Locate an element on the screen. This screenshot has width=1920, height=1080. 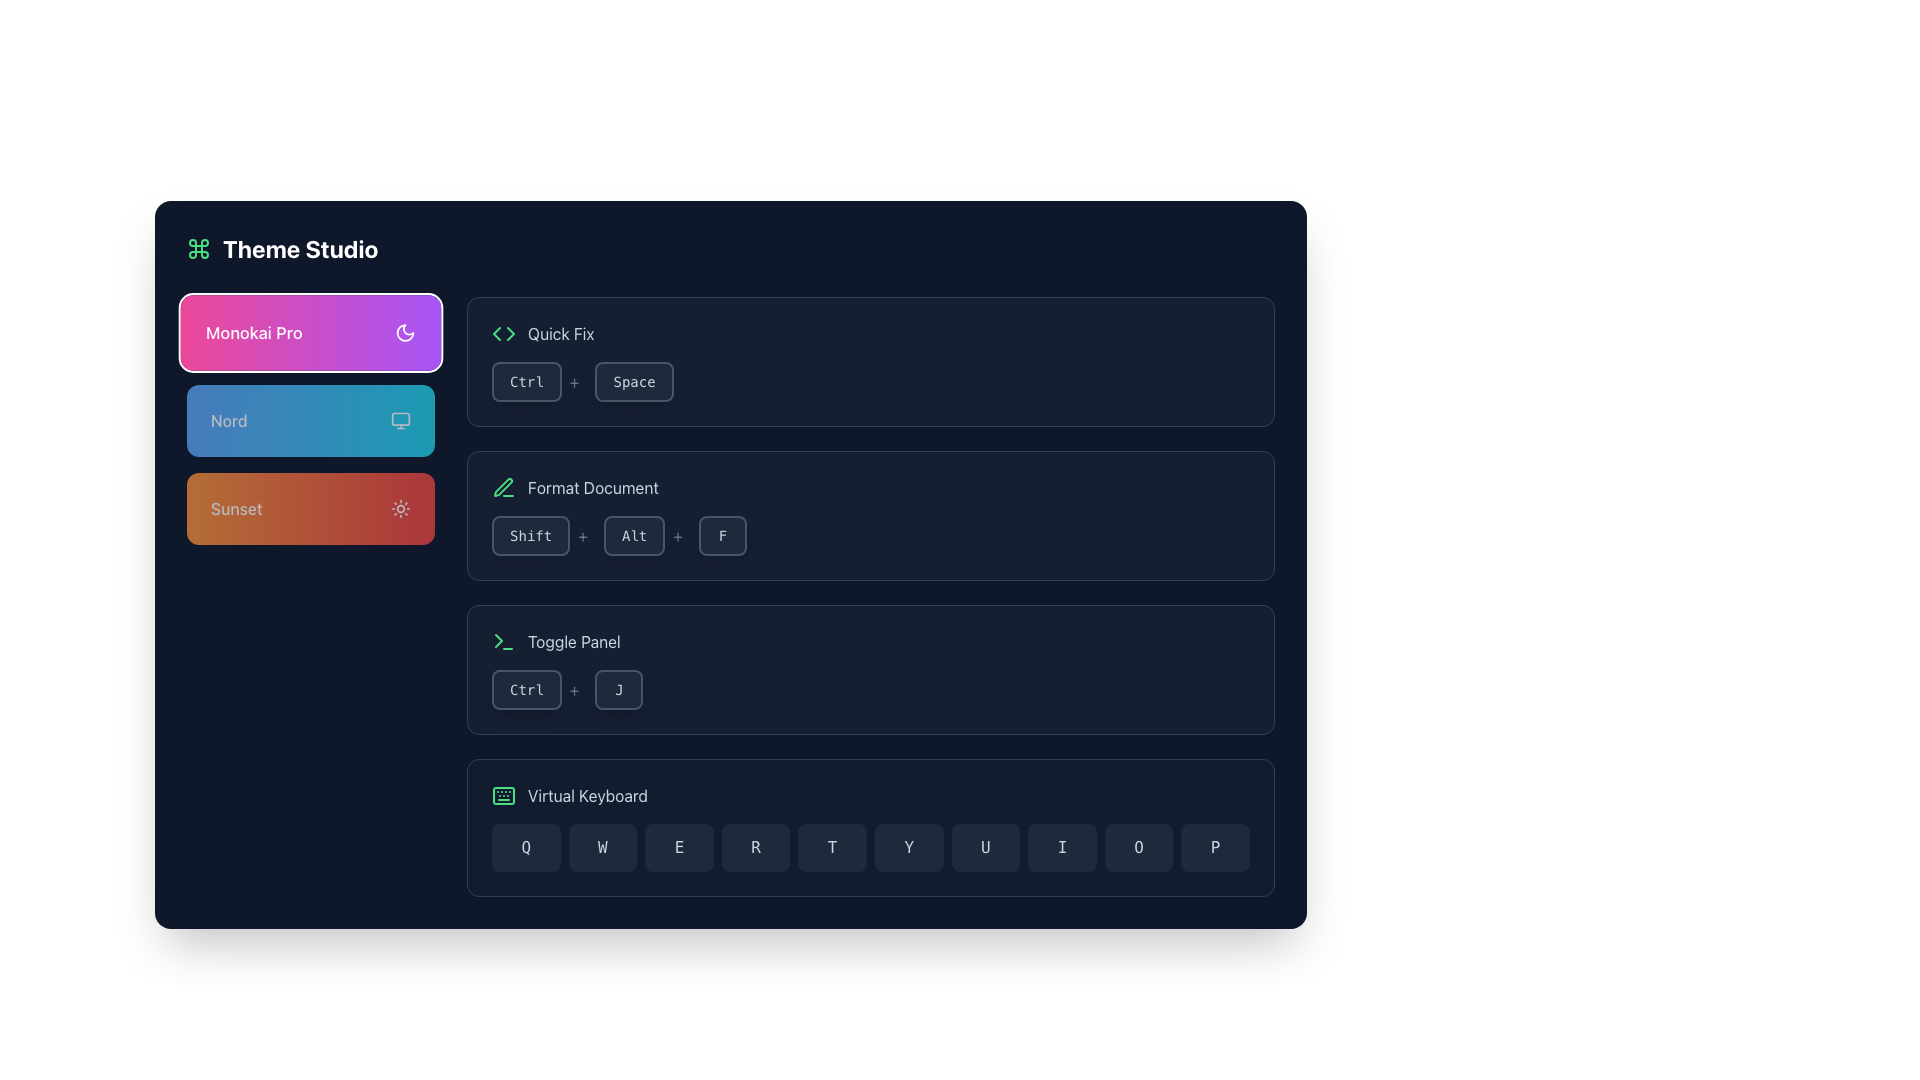
the virtual keyboard interface located at the bottom of the 'Virtual Keyboard' section, which consists of ten adjacent buttons representing keys from 'Q' to 'P' is located at coordinates (870, 848).